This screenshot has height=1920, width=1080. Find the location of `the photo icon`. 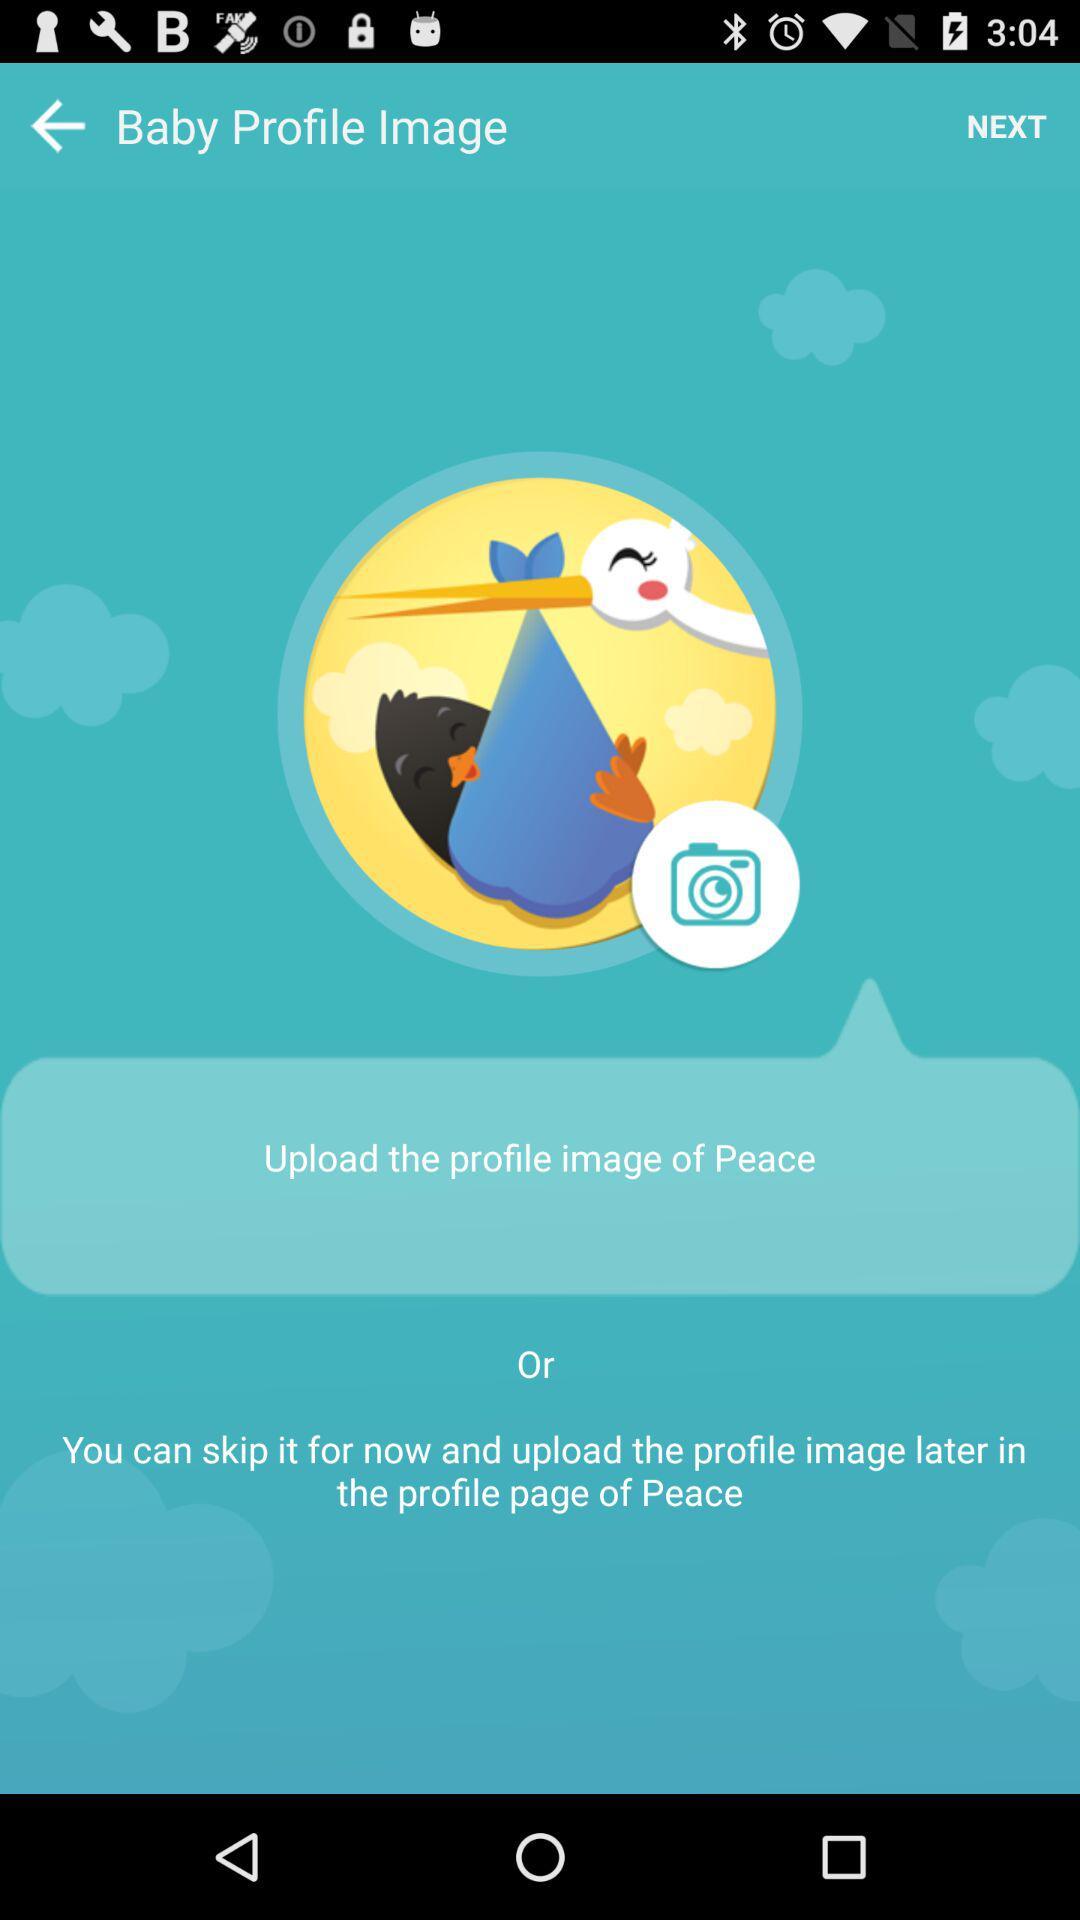

the photo icon is located at coordinates (712, 948).